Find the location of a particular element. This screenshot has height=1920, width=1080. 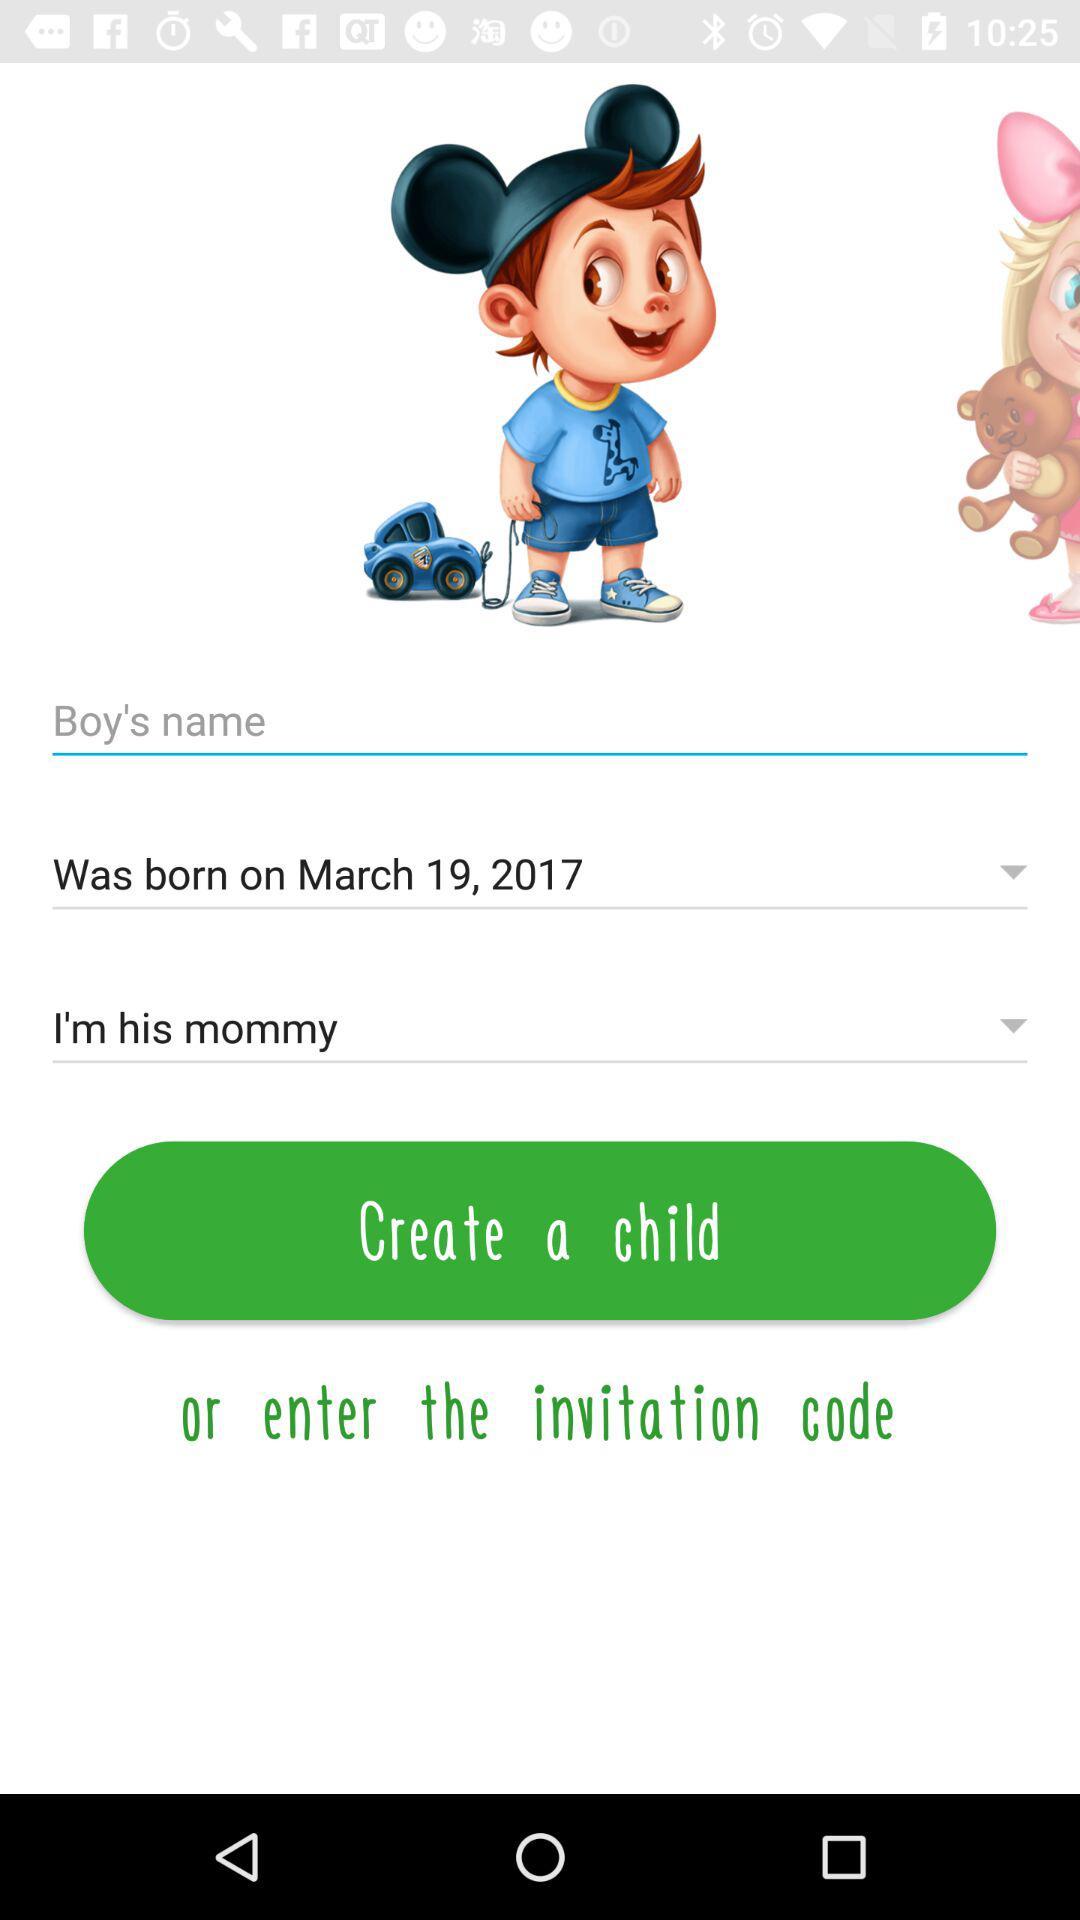

create a child is located at coordinates (540, 1229).